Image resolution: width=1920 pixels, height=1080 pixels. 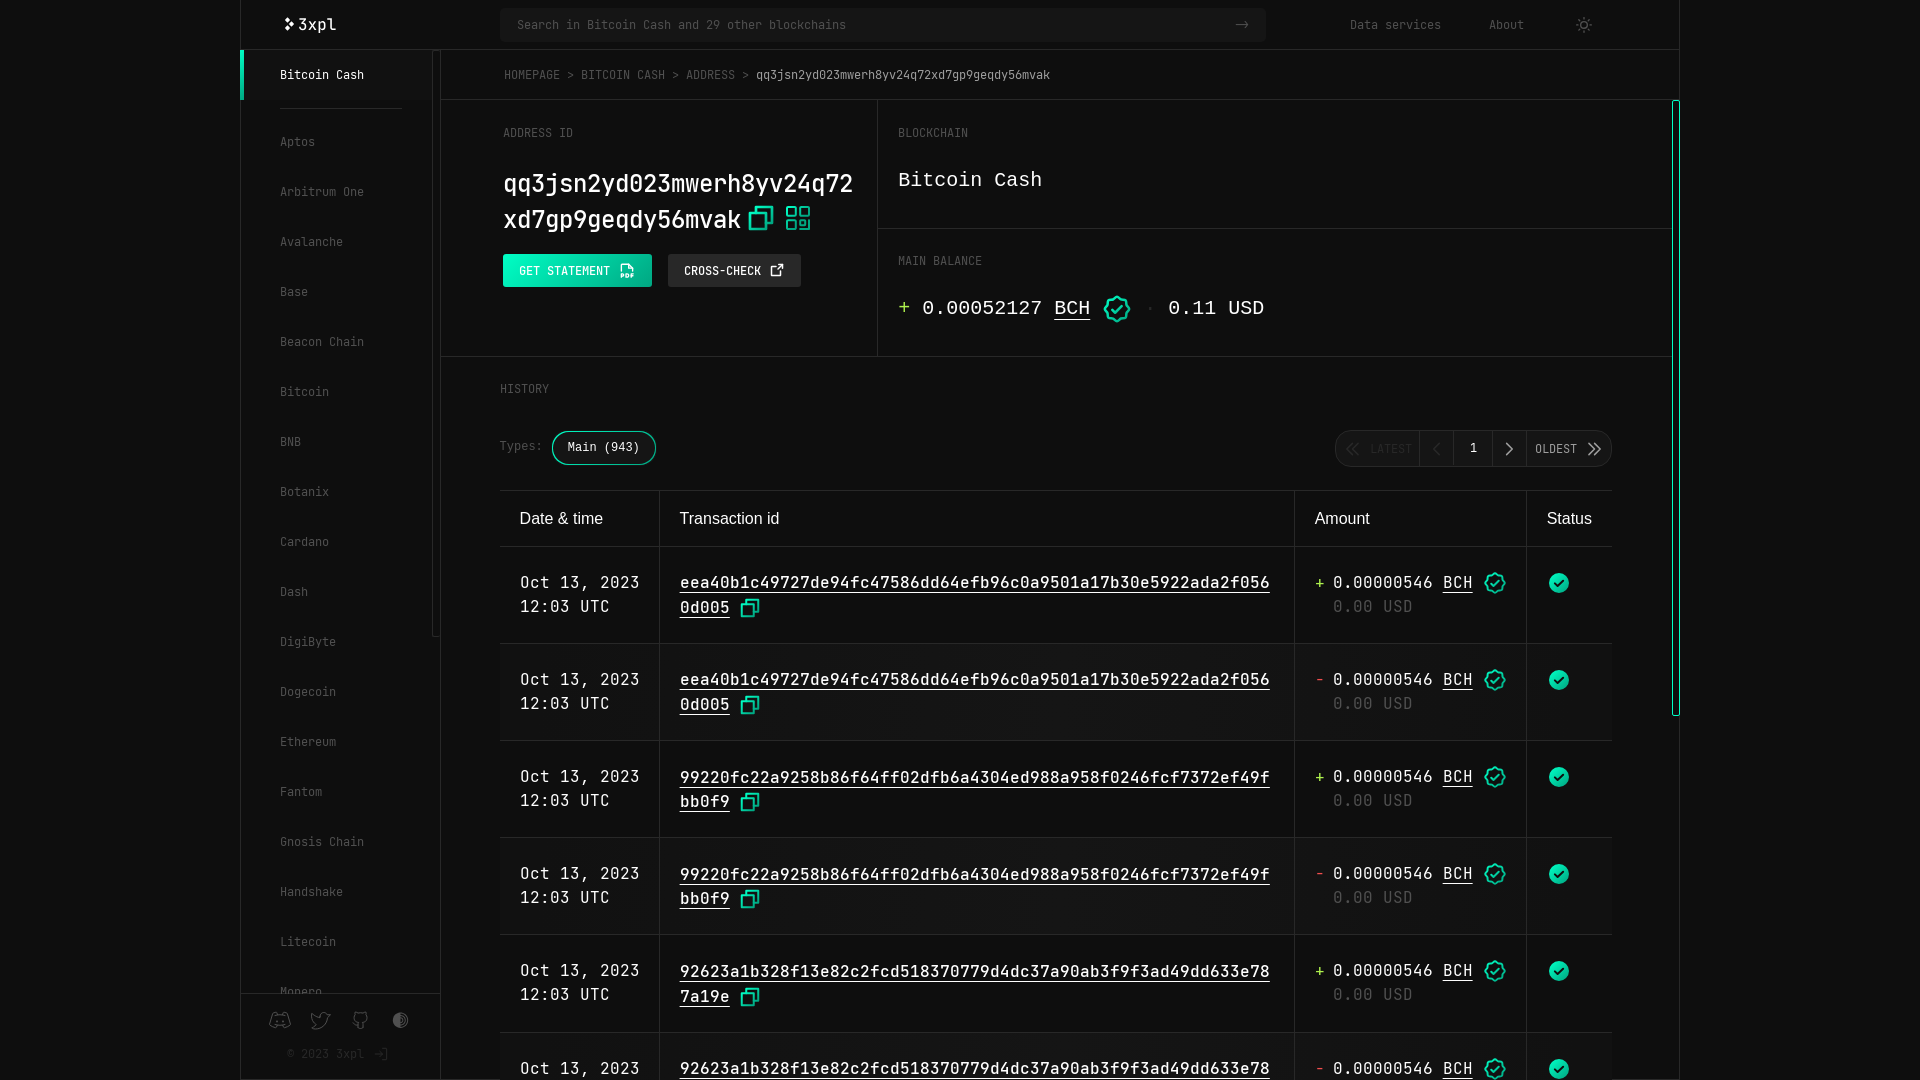 I want to click on 'Beacon Chain', so click(x=336, y=341).